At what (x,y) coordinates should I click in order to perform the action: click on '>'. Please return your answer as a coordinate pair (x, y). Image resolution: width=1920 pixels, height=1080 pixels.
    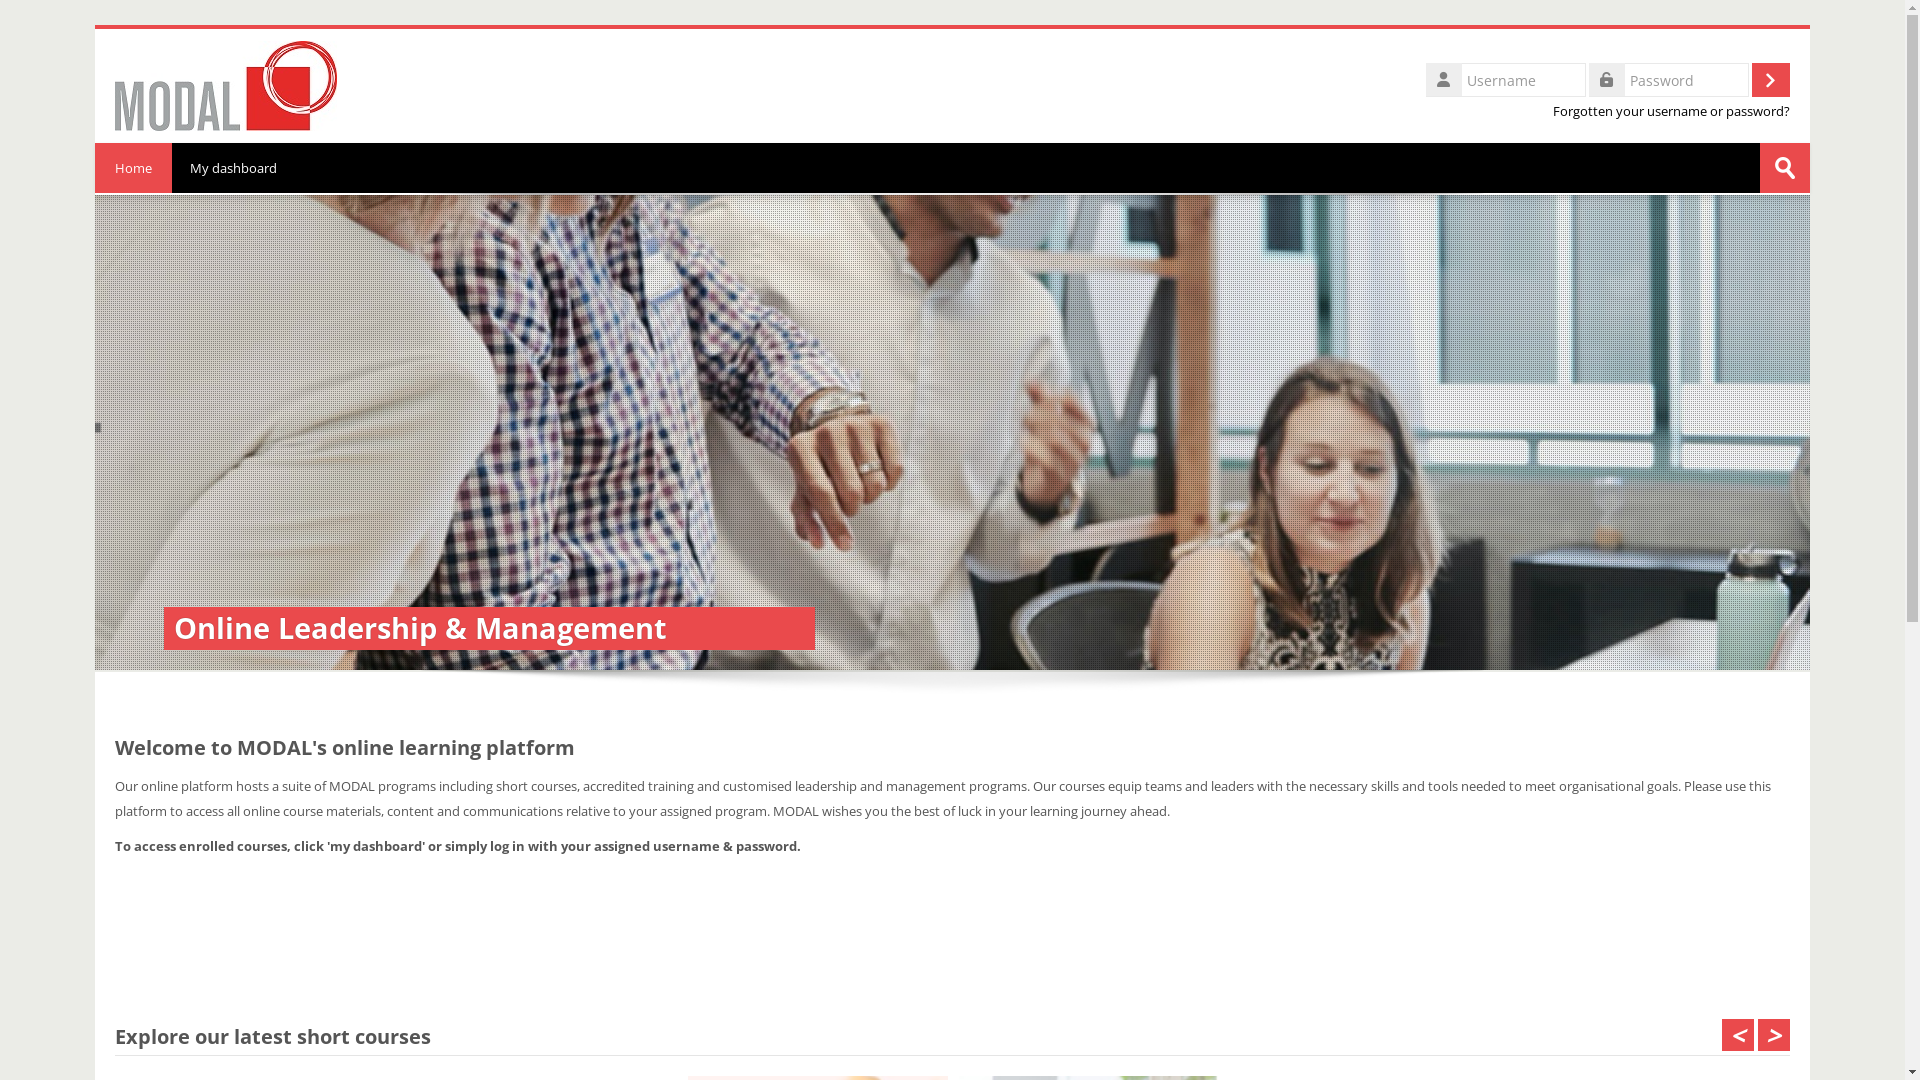
    Looking at the image, I should click on (1774, 1034).